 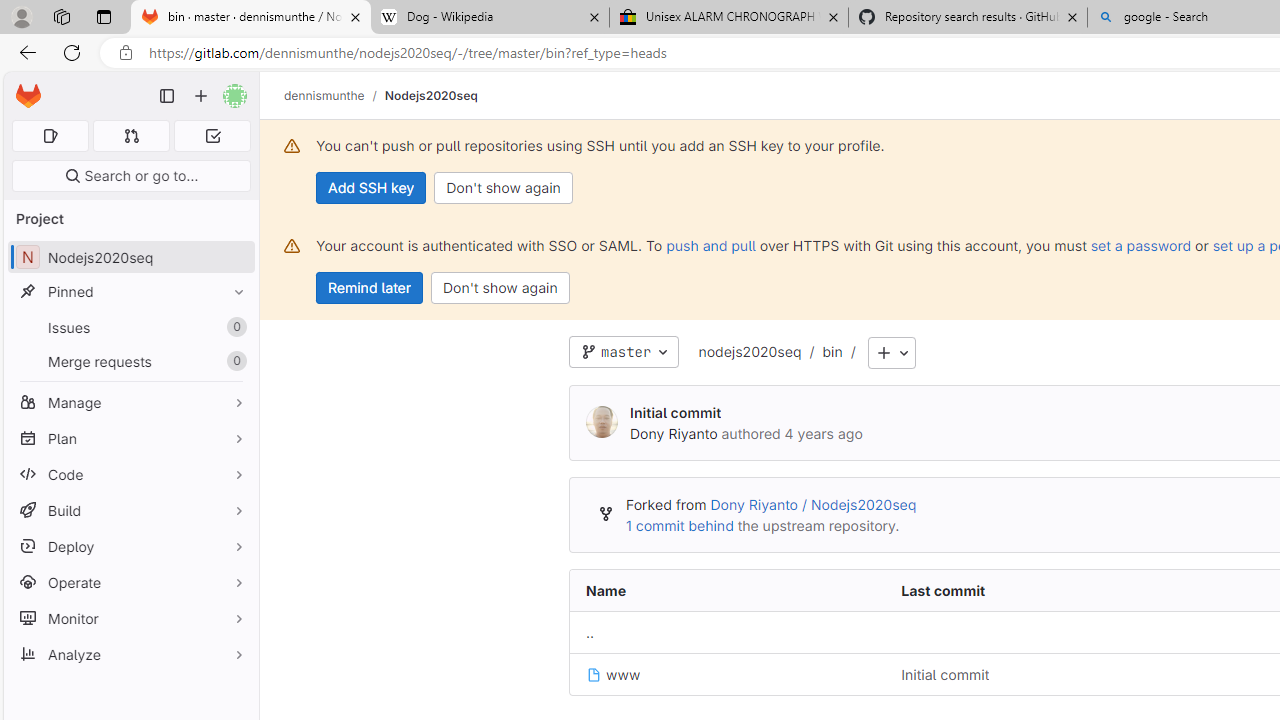 I want to click on 'Add SSH key', so click(x=371, y=187).